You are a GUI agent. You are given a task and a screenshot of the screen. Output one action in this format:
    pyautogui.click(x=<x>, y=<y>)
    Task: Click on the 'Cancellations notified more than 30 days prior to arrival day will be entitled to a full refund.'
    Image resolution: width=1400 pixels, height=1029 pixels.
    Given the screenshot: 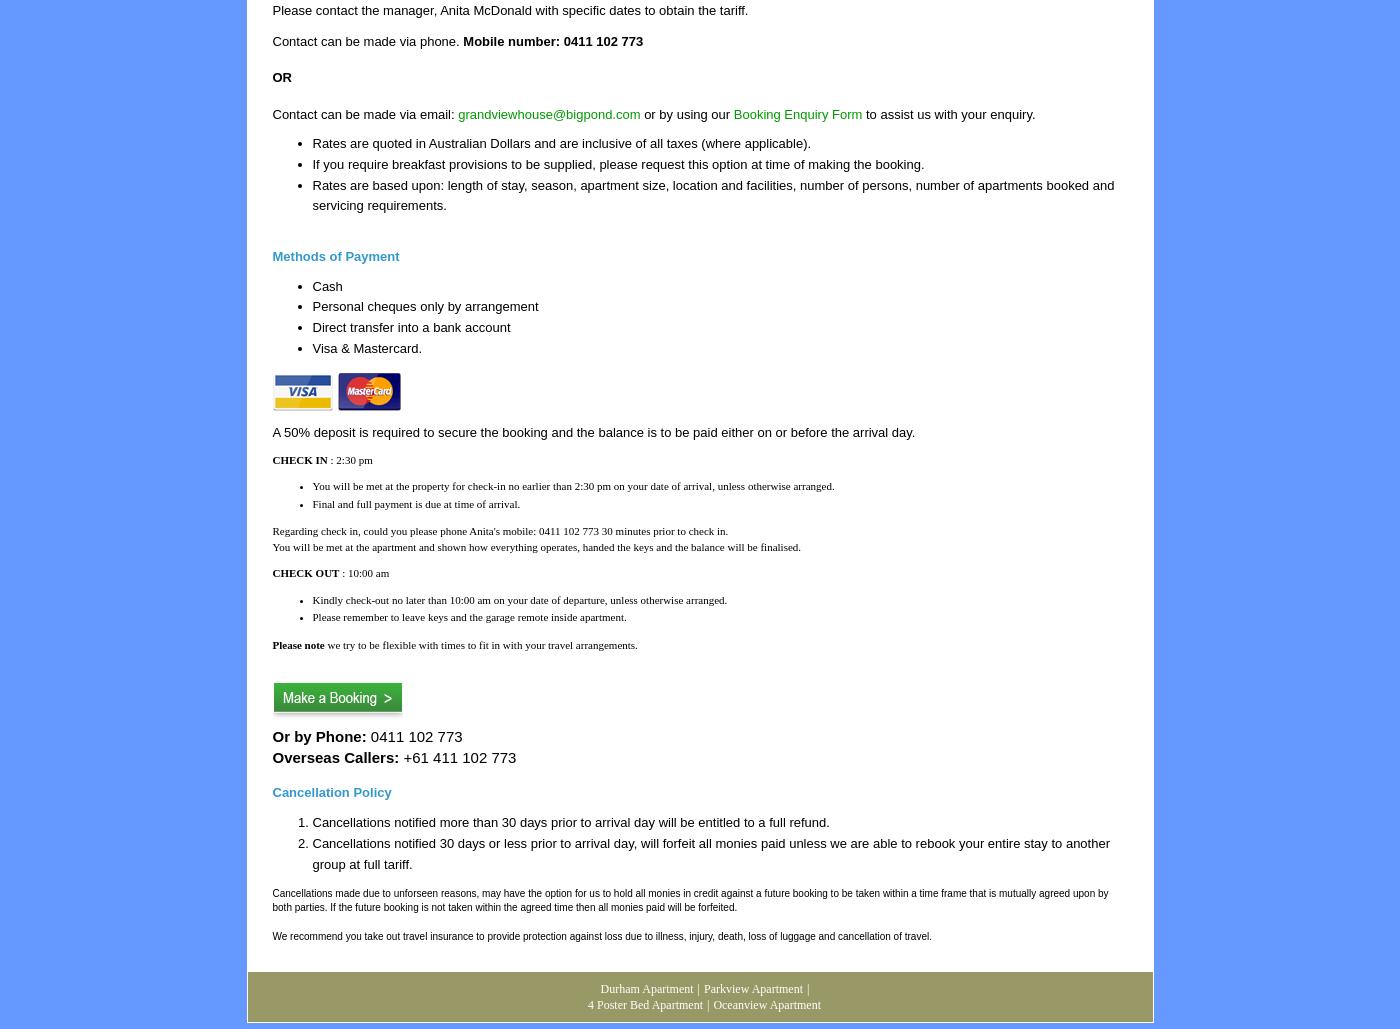 What is the action you would take?
    pyautogui.click(x=570, y=821)
    